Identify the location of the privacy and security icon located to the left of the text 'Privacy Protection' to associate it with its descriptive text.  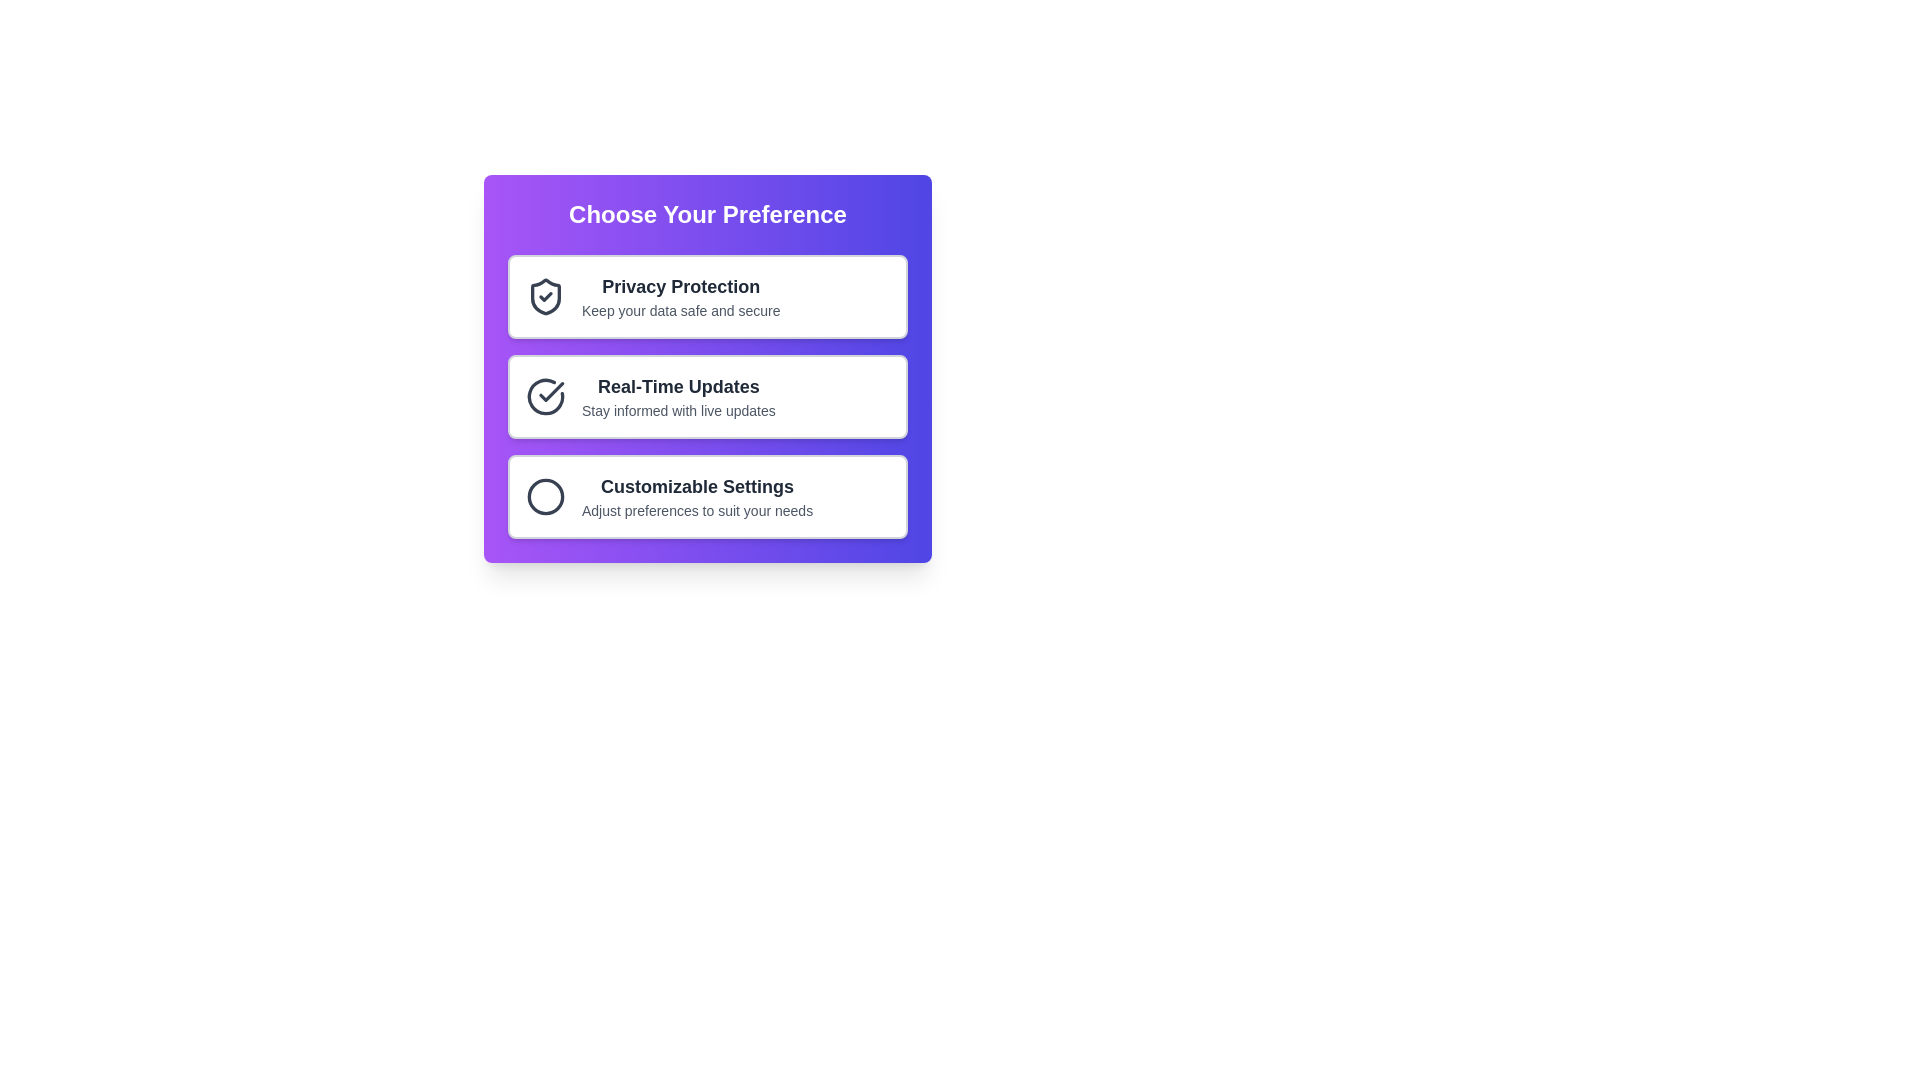
(546, 297).